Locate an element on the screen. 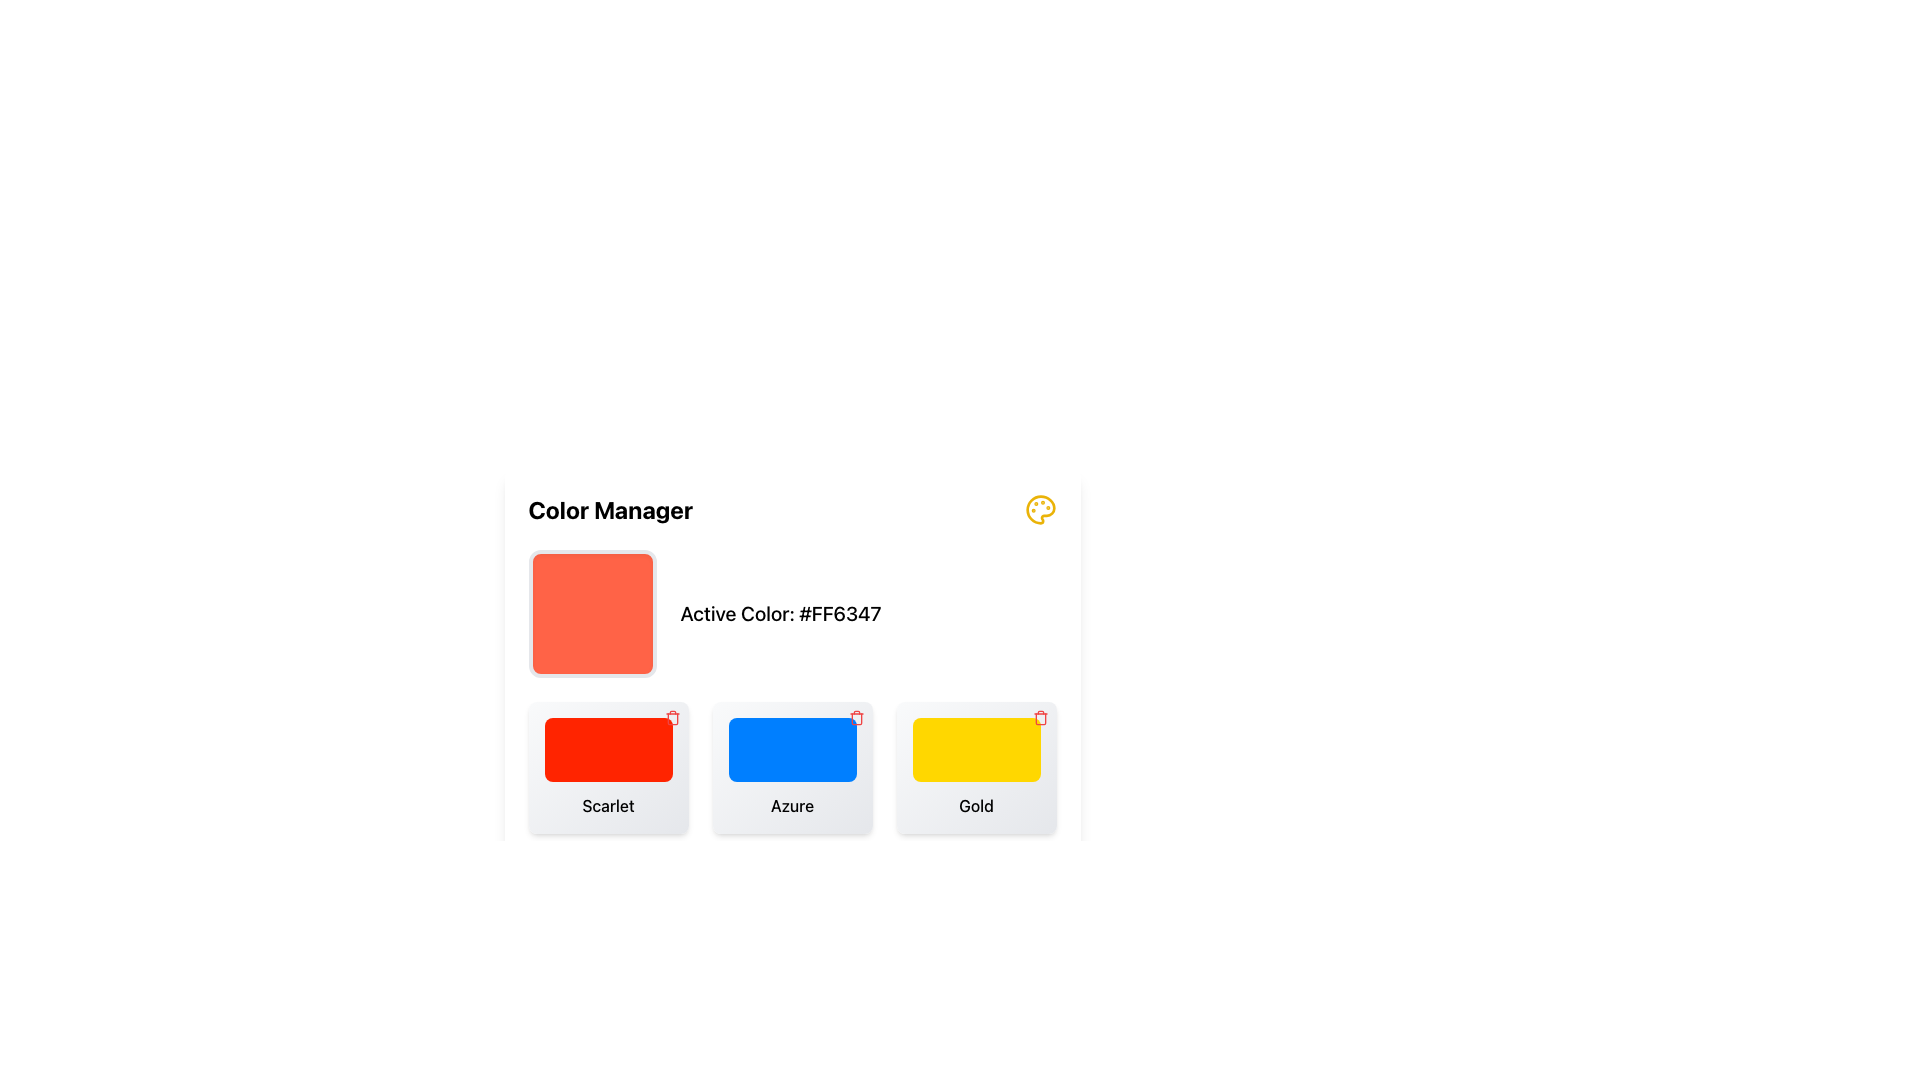 This screenshot has height=1080, width=1920. the bright blue color swatch with rounded corners located in the Azure card below the Color Manager title is located at coordinates (791, 749).